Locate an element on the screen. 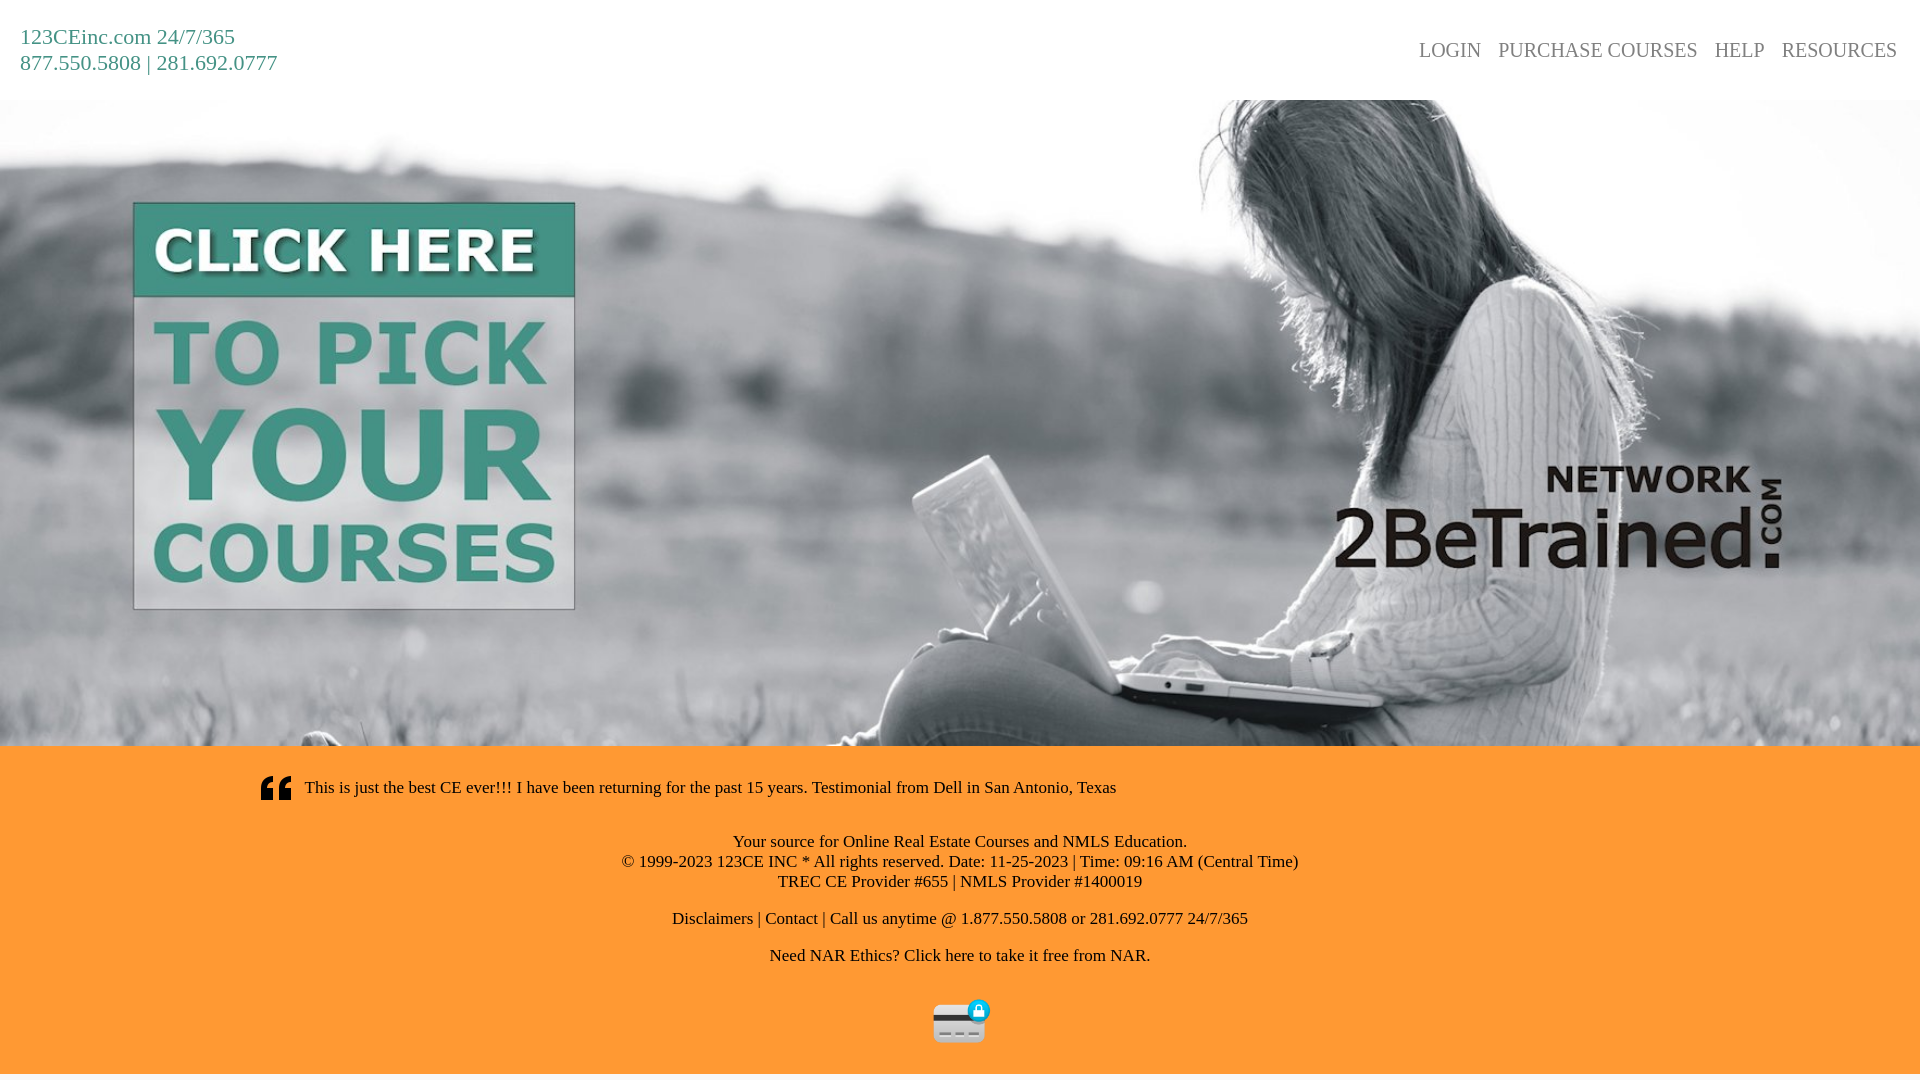 This screenshot has width=1920, height=1080. 'HELP' is located at coordinates (1738, 48).